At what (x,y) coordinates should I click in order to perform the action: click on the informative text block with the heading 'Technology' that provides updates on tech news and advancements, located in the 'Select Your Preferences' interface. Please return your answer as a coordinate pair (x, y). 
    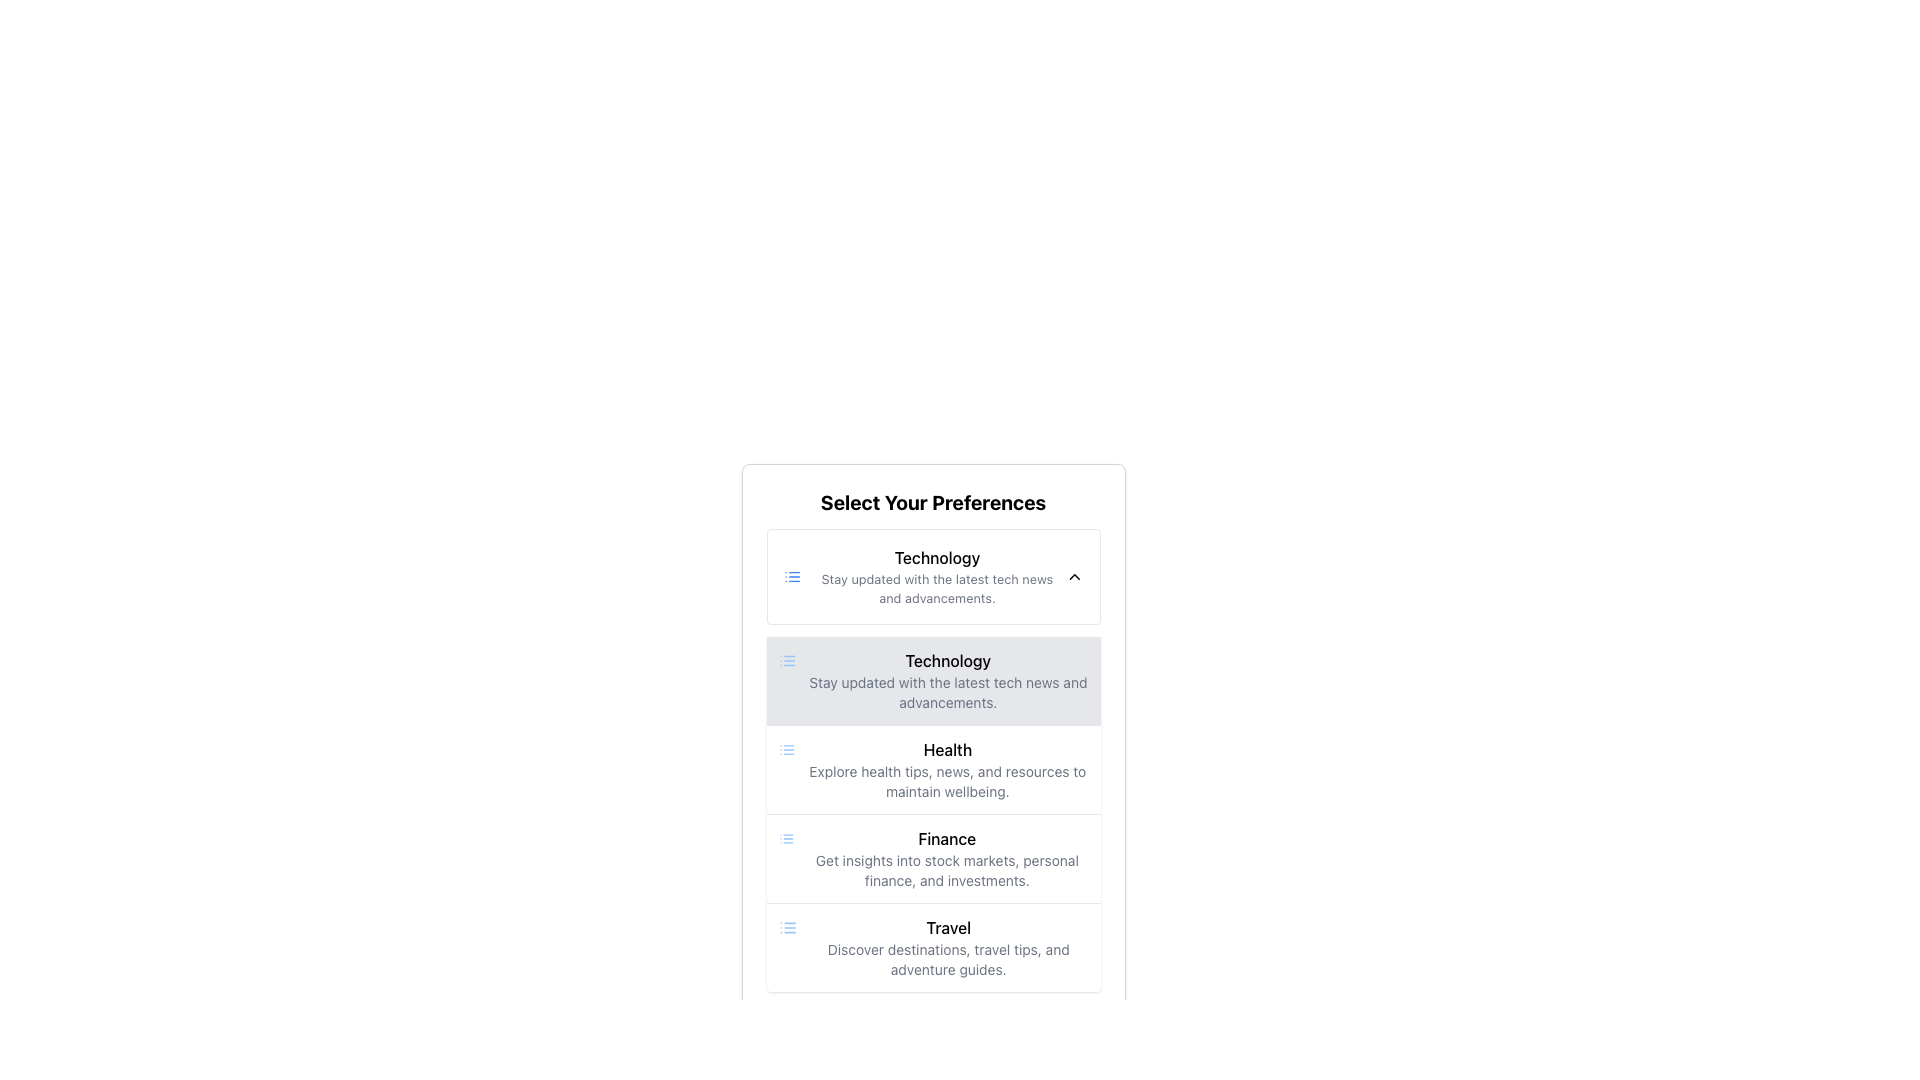
    Looking at the image, I should click on (947, 680).